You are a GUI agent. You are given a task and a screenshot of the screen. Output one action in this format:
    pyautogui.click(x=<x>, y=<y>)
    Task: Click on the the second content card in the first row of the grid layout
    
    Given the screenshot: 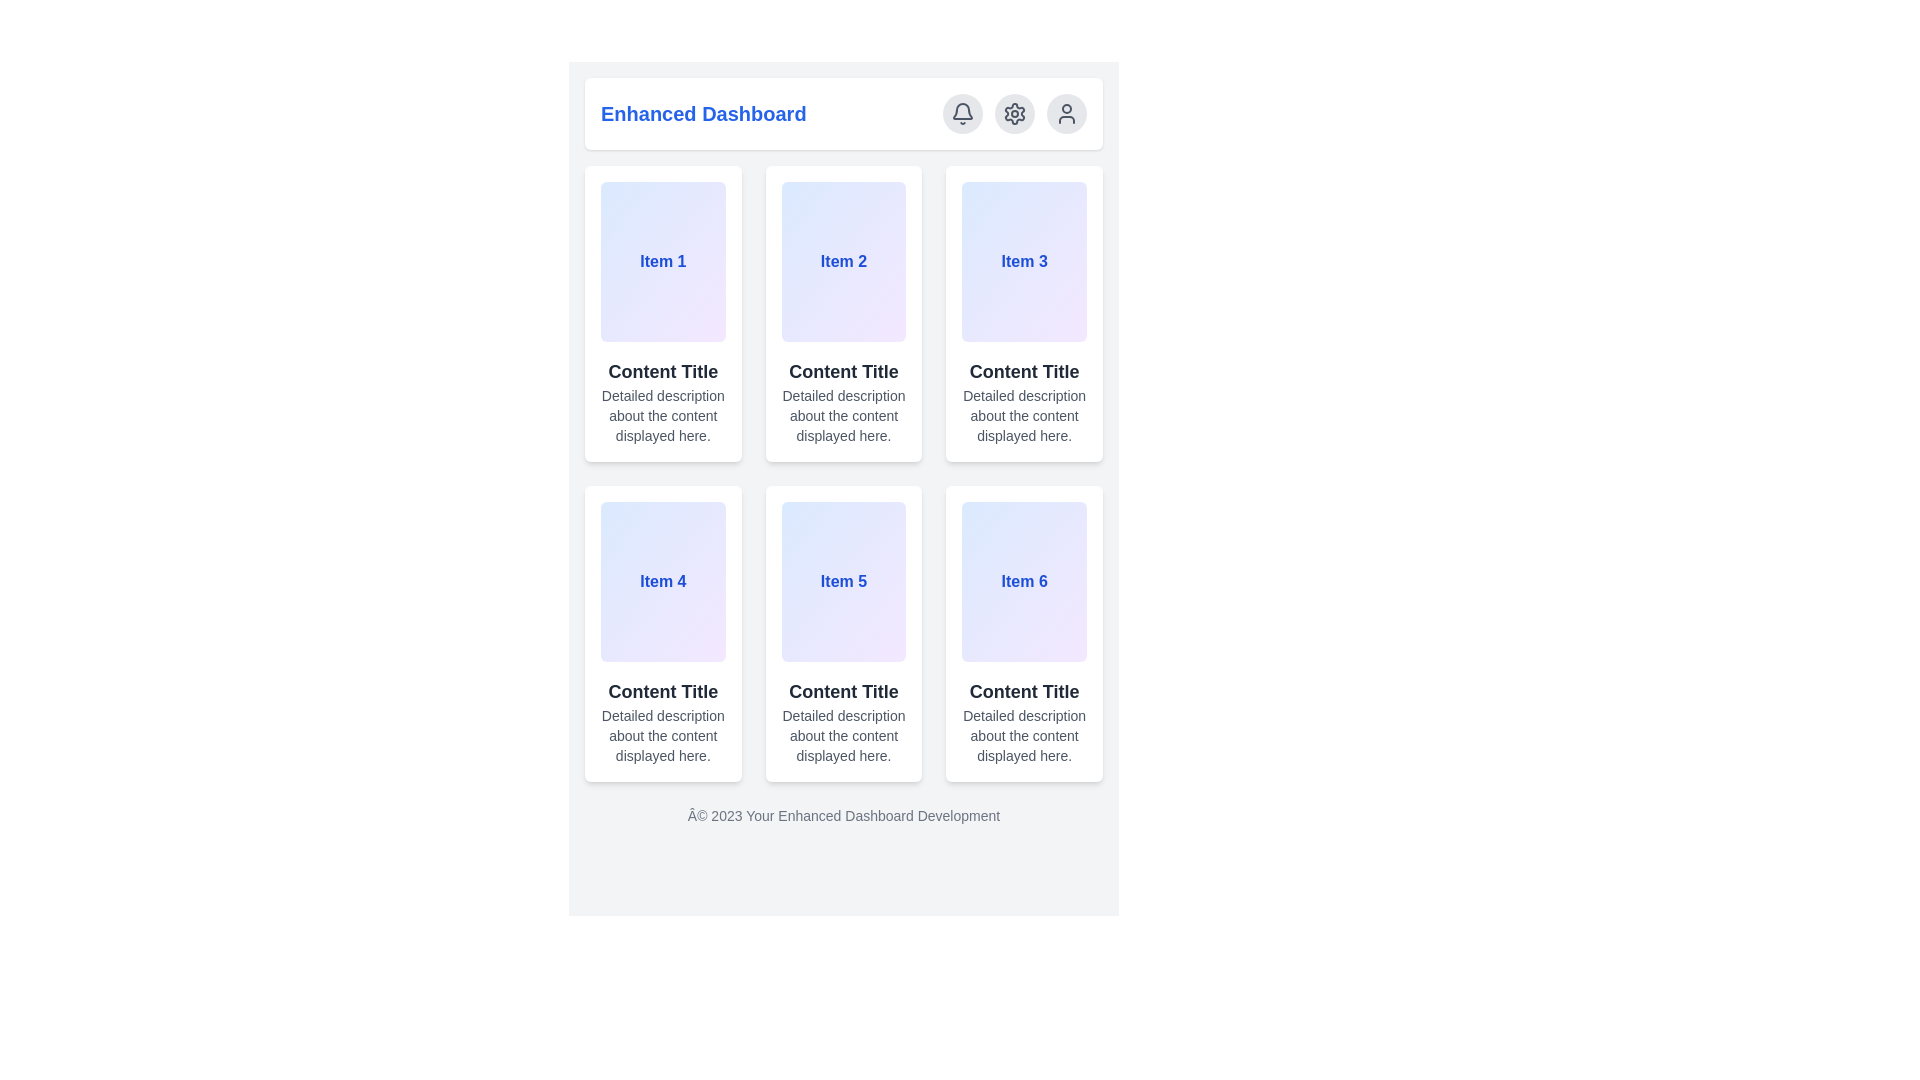 What is the action you would take?
    pyautogui.click(x=844, y=313)
    